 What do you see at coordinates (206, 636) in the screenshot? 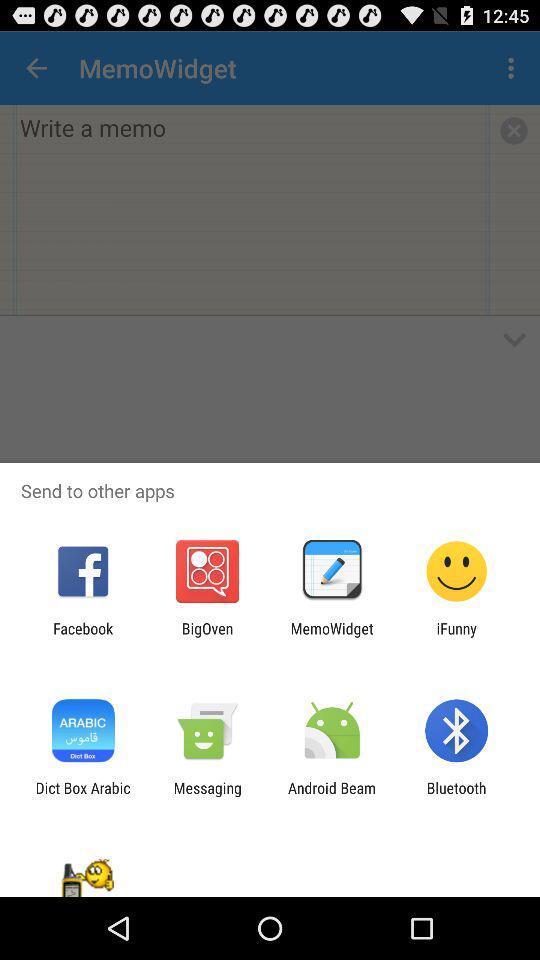
I see `item next to the memowidget app` at bounding box center [206, 636].